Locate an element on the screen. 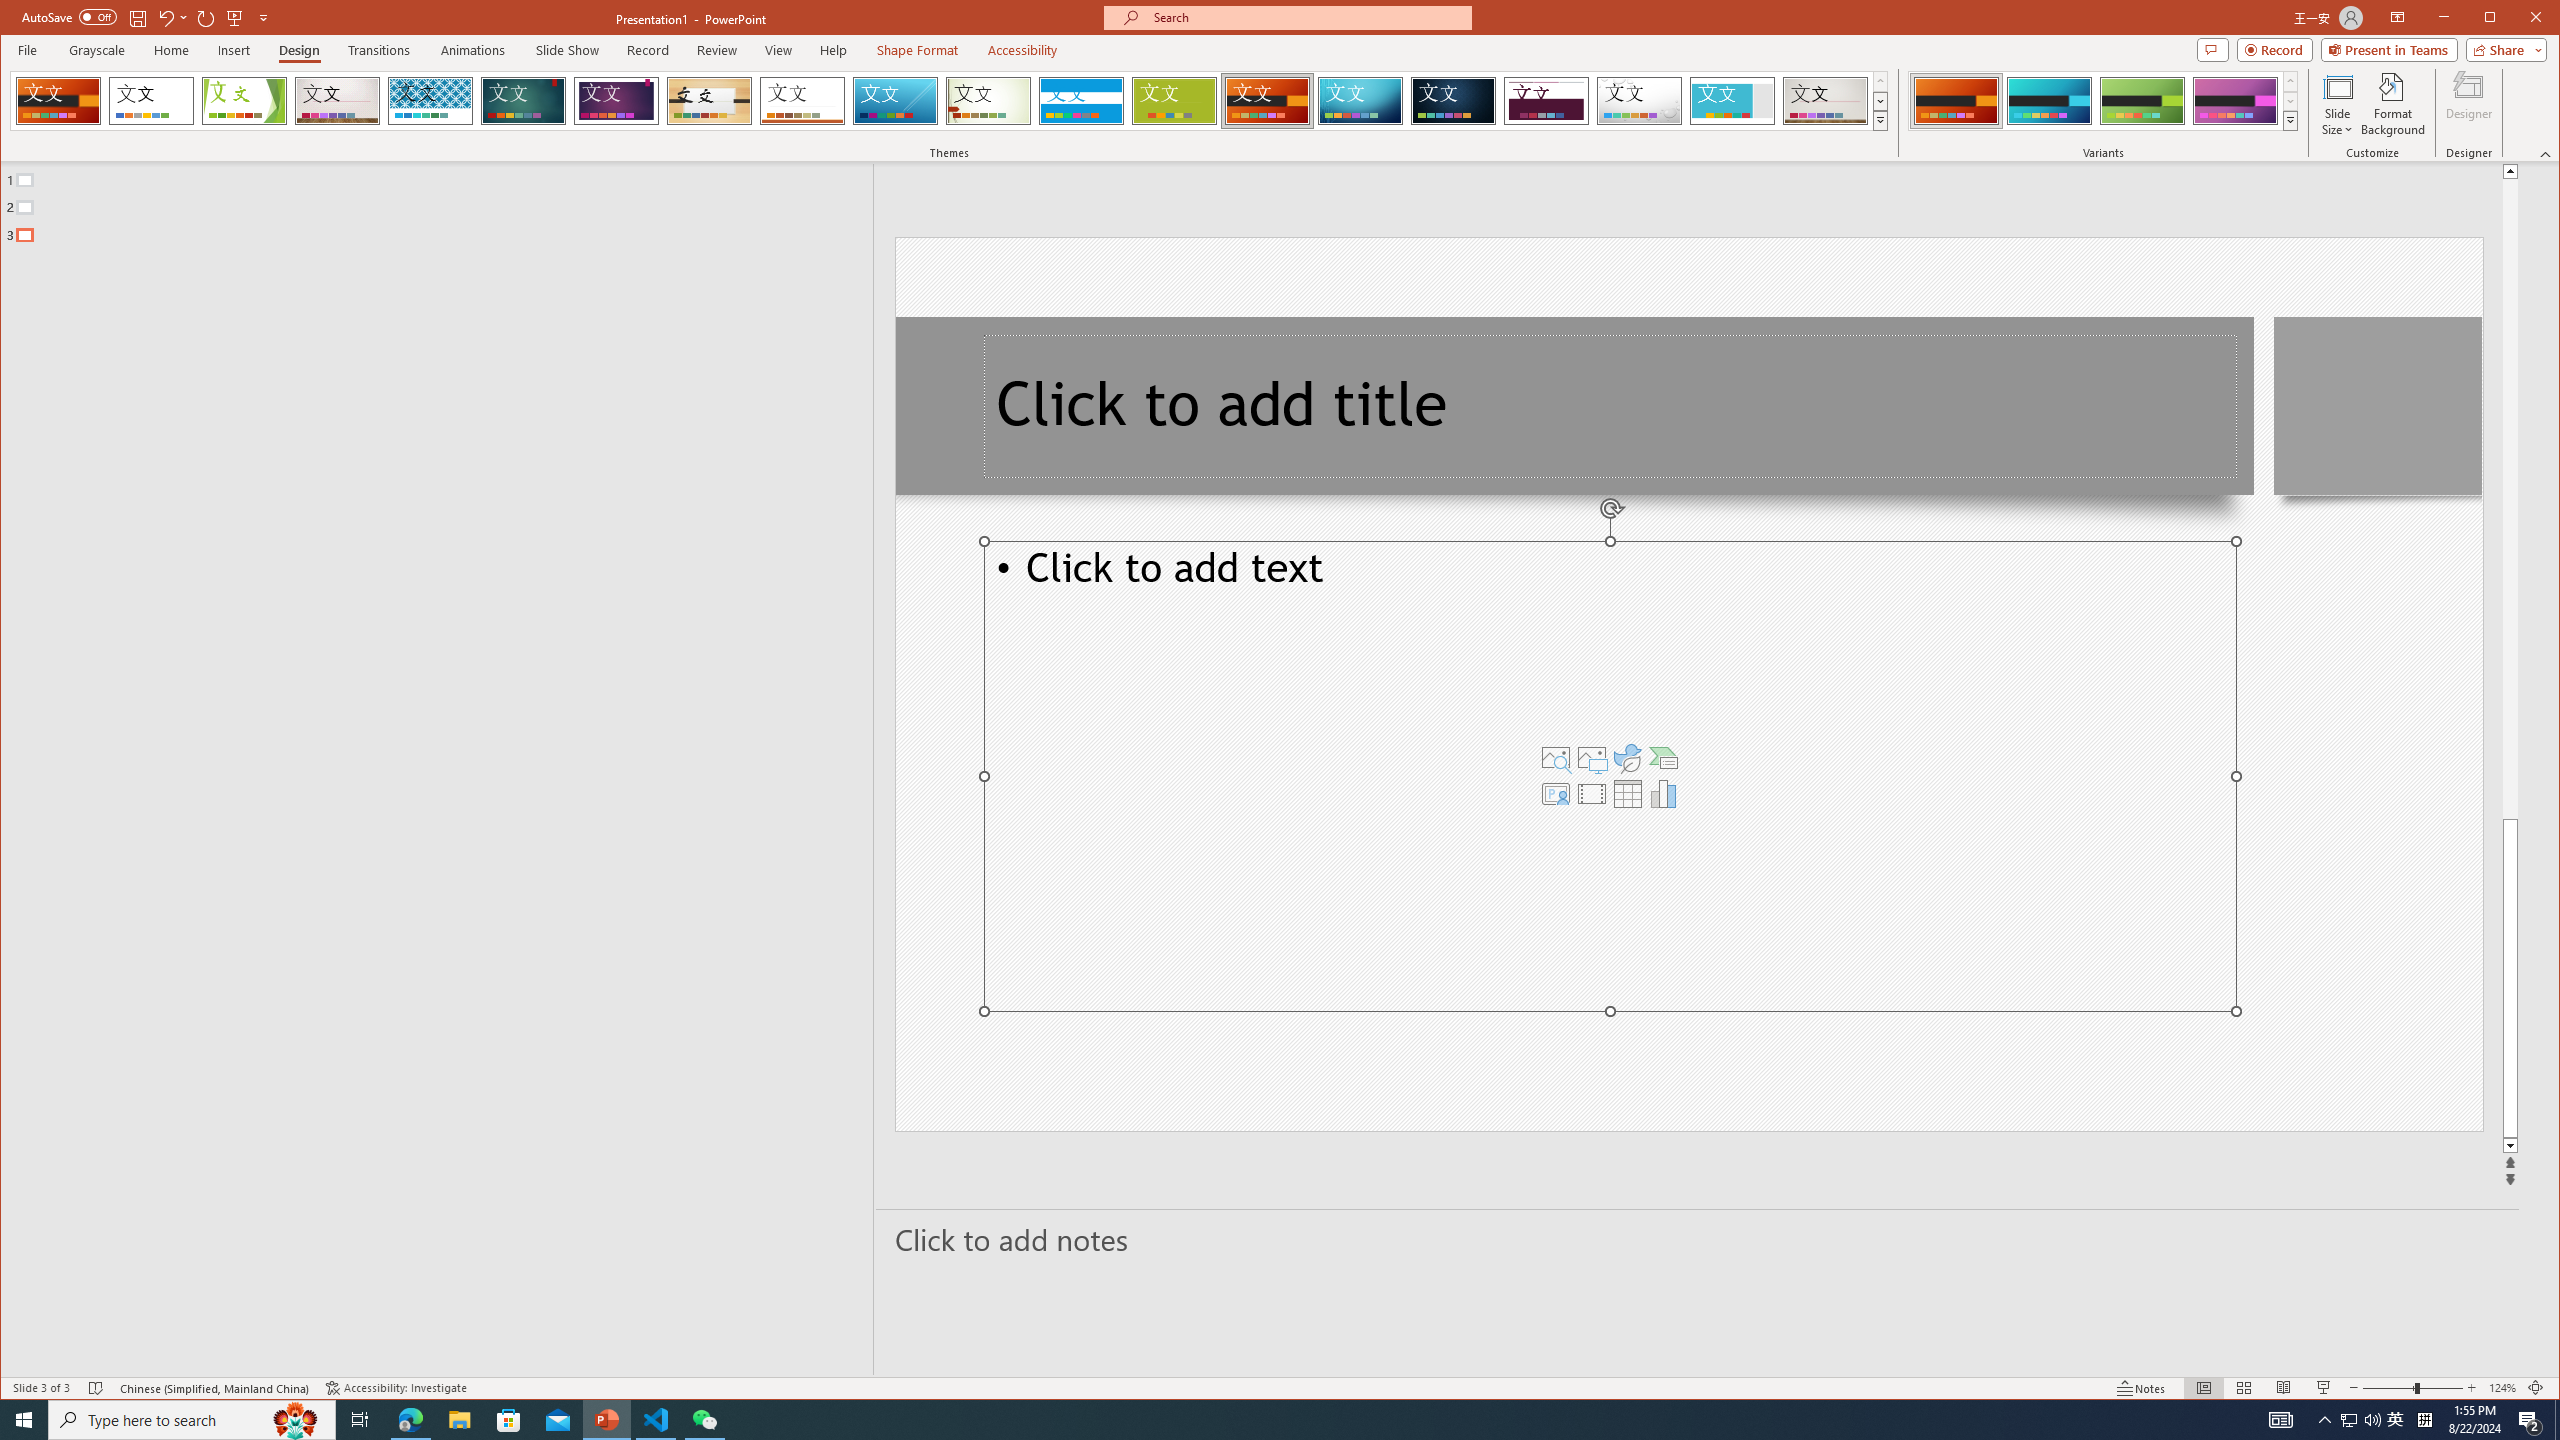 The width and height of the screenshot is (2560, 1440). 'Berlin Variant 2' is located at coordinates (2049, 100).